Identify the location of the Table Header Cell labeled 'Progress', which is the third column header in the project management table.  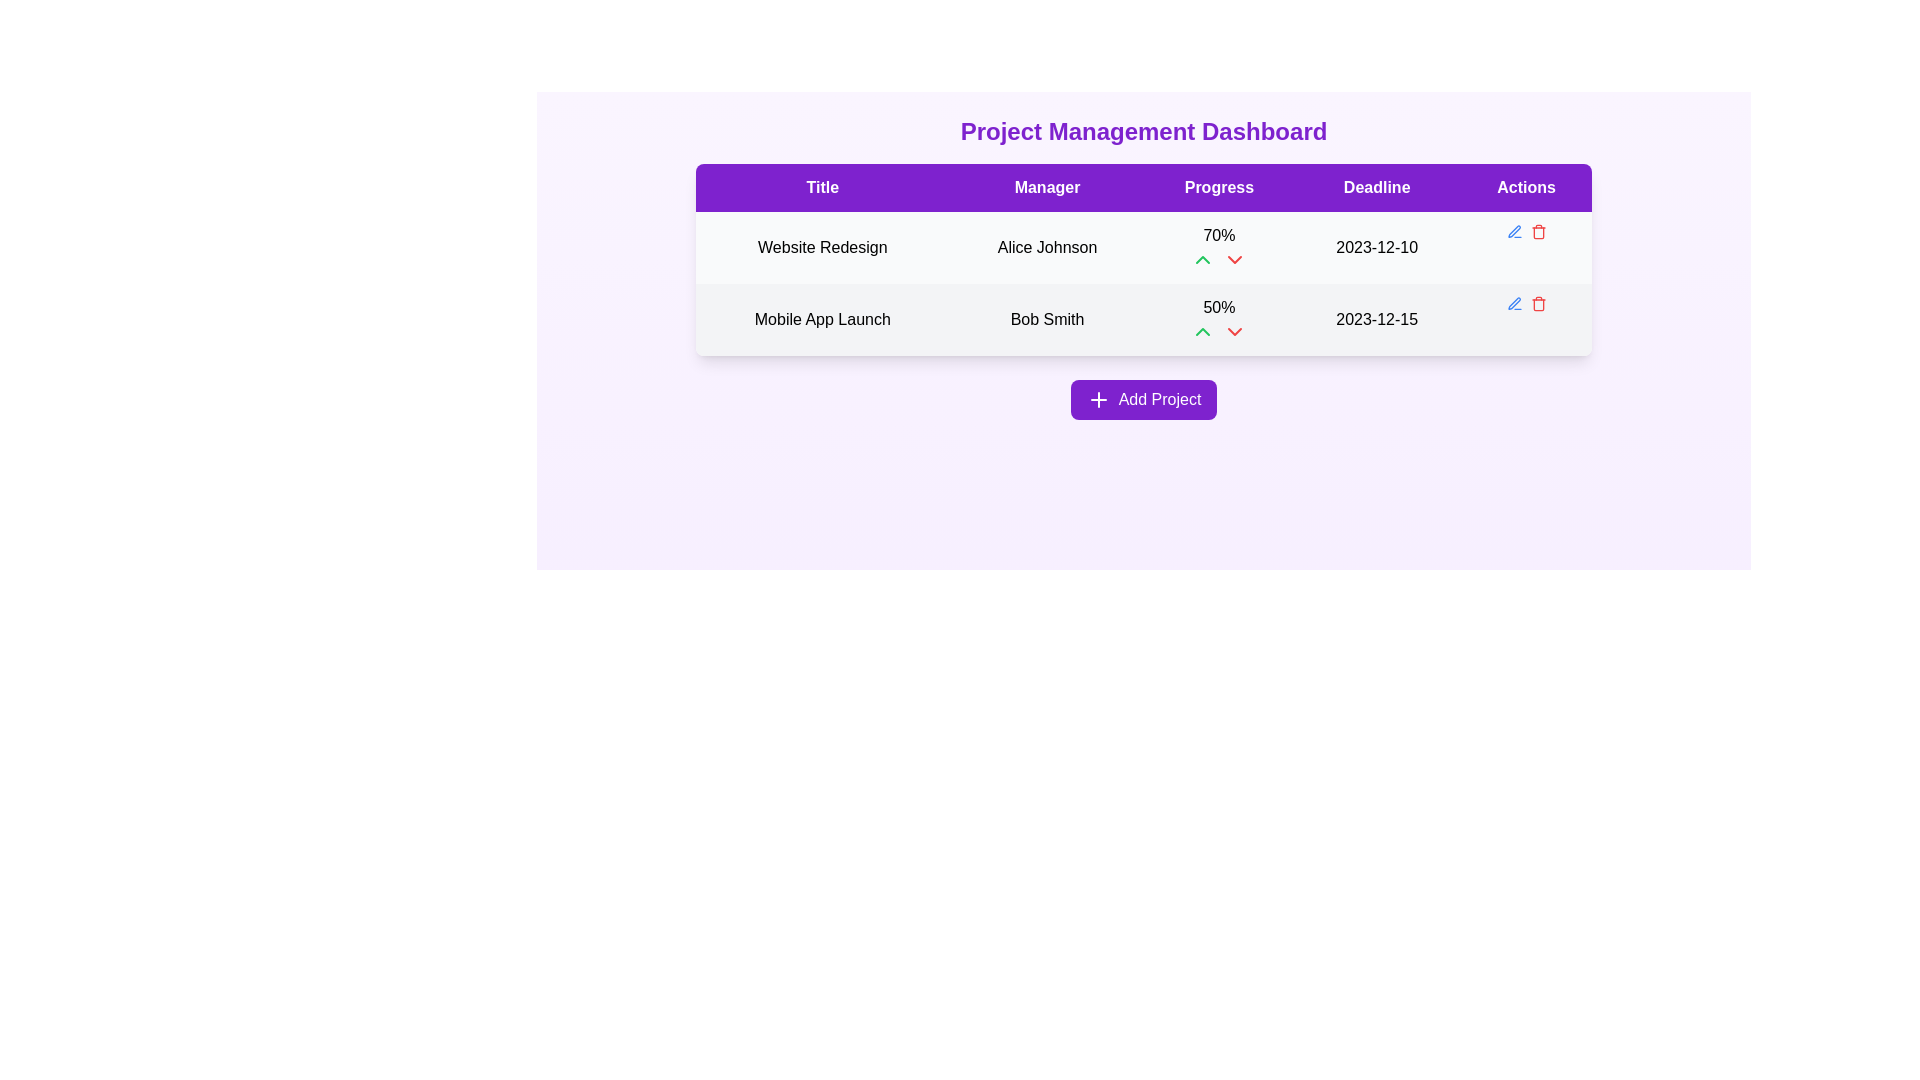
(1218, 188).